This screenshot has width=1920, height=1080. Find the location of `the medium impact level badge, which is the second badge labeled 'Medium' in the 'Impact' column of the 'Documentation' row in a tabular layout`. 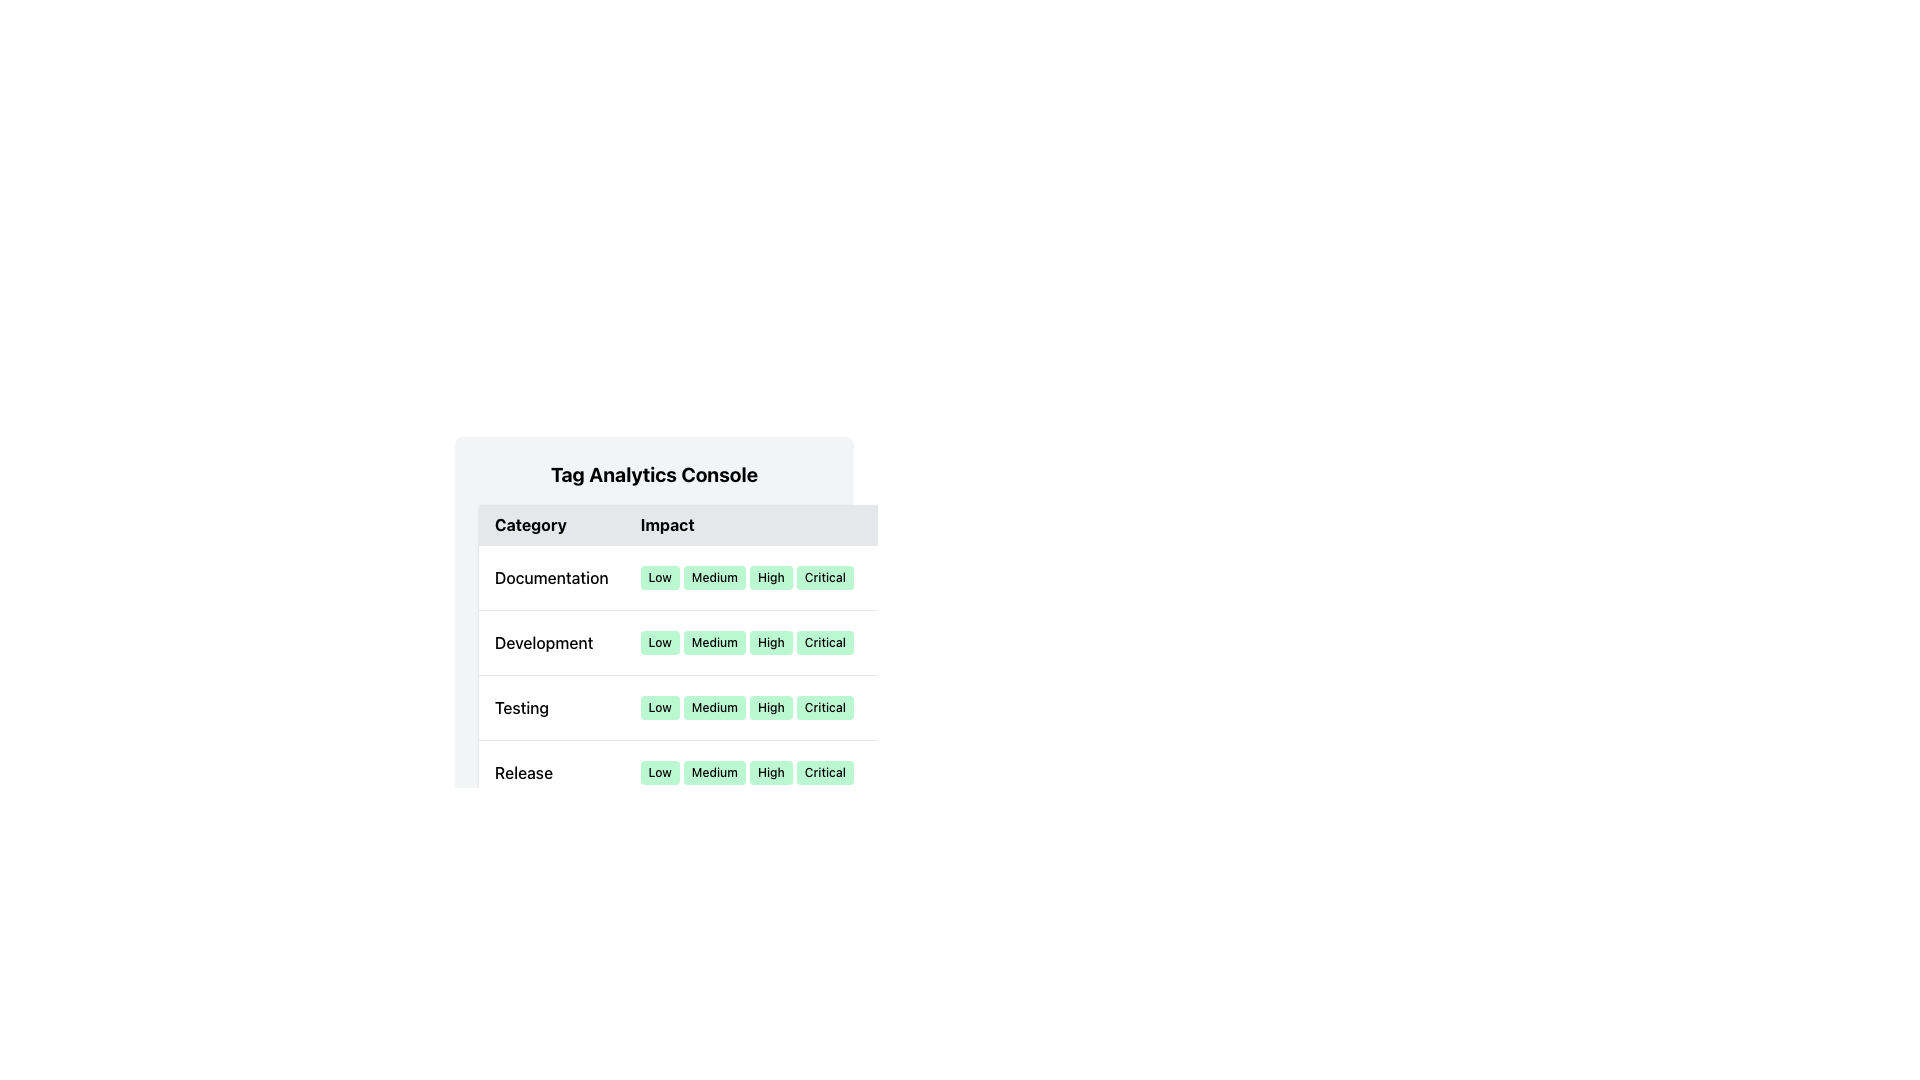

the medium impact level badge, which is the second badge labeled 'Medium' in the 'Impact' column of the 'Documentation' row in a tabular layout is located at coordinates (714, 578).